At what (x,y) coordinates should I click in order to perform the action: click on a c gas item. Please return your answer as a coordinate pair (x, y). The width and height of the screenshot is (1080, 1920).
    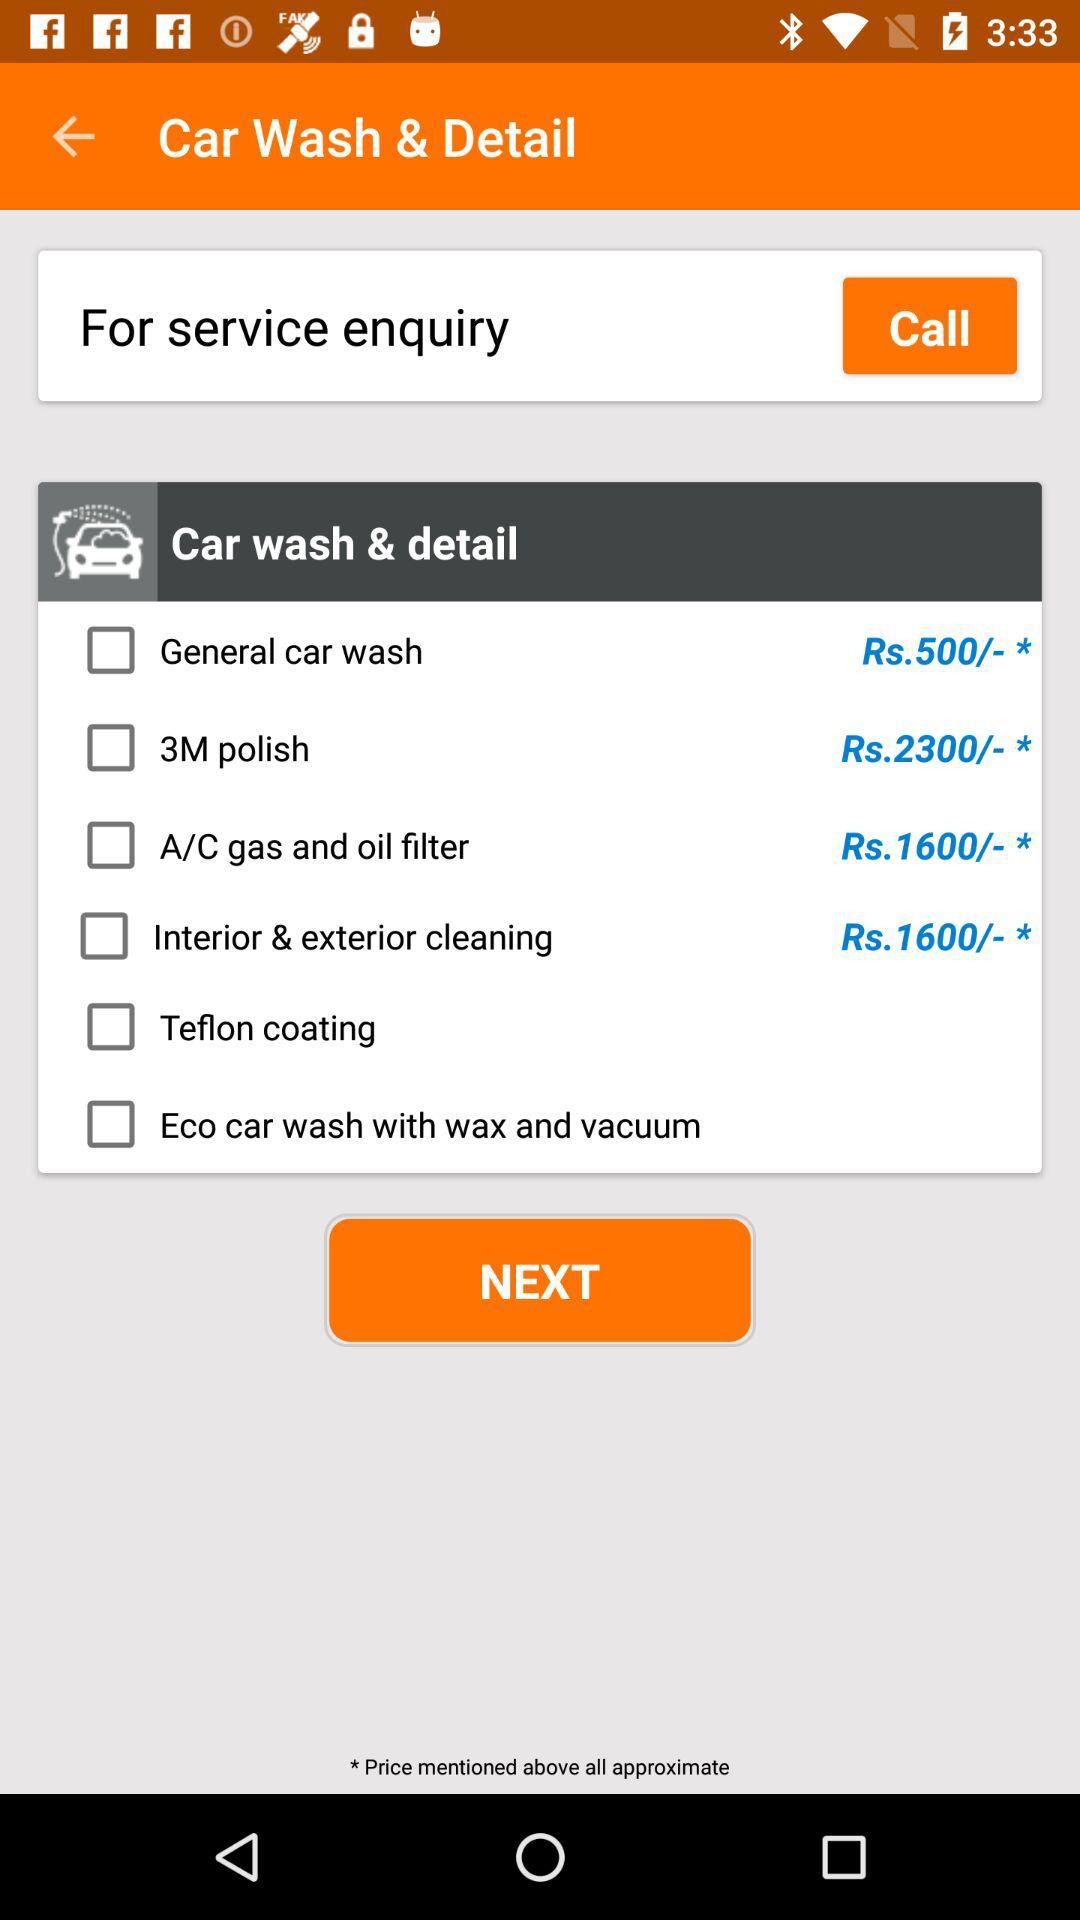
    Looking at the image, I should click on (546, 845).